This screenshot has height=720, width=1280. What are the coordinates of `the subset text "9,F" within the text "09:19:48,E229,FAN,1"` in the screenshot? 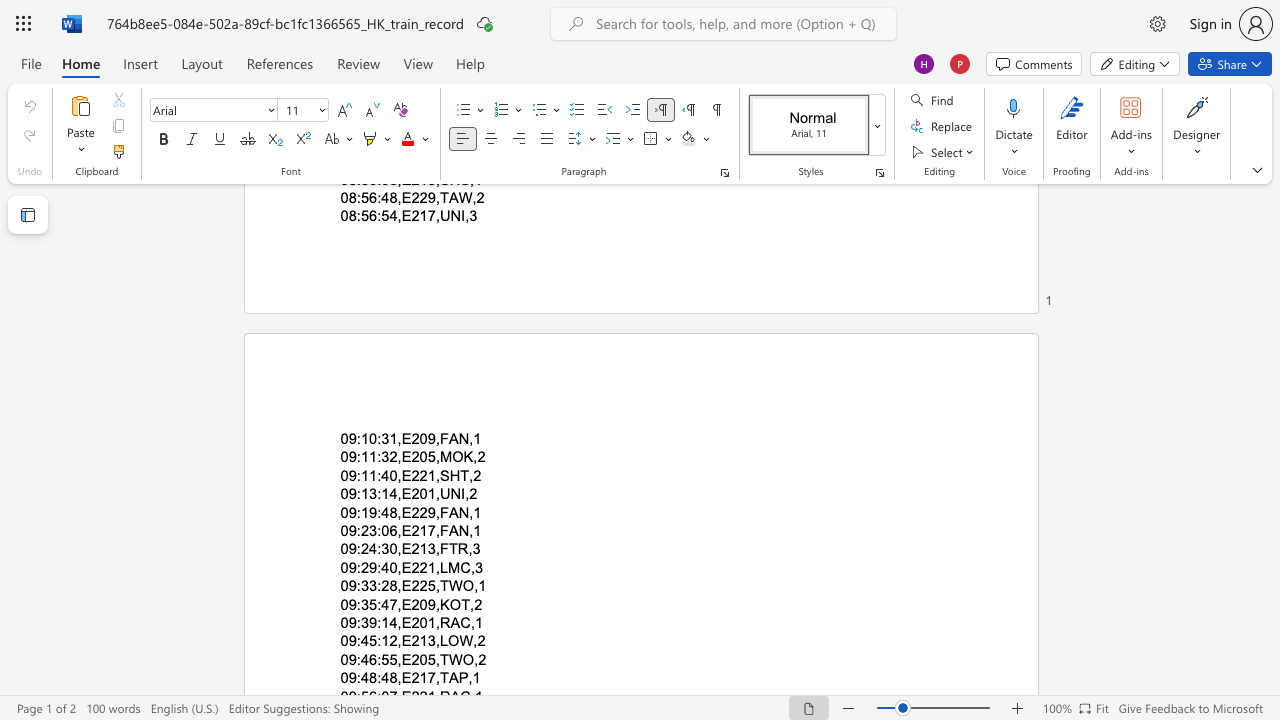 It's located at (426, 511).